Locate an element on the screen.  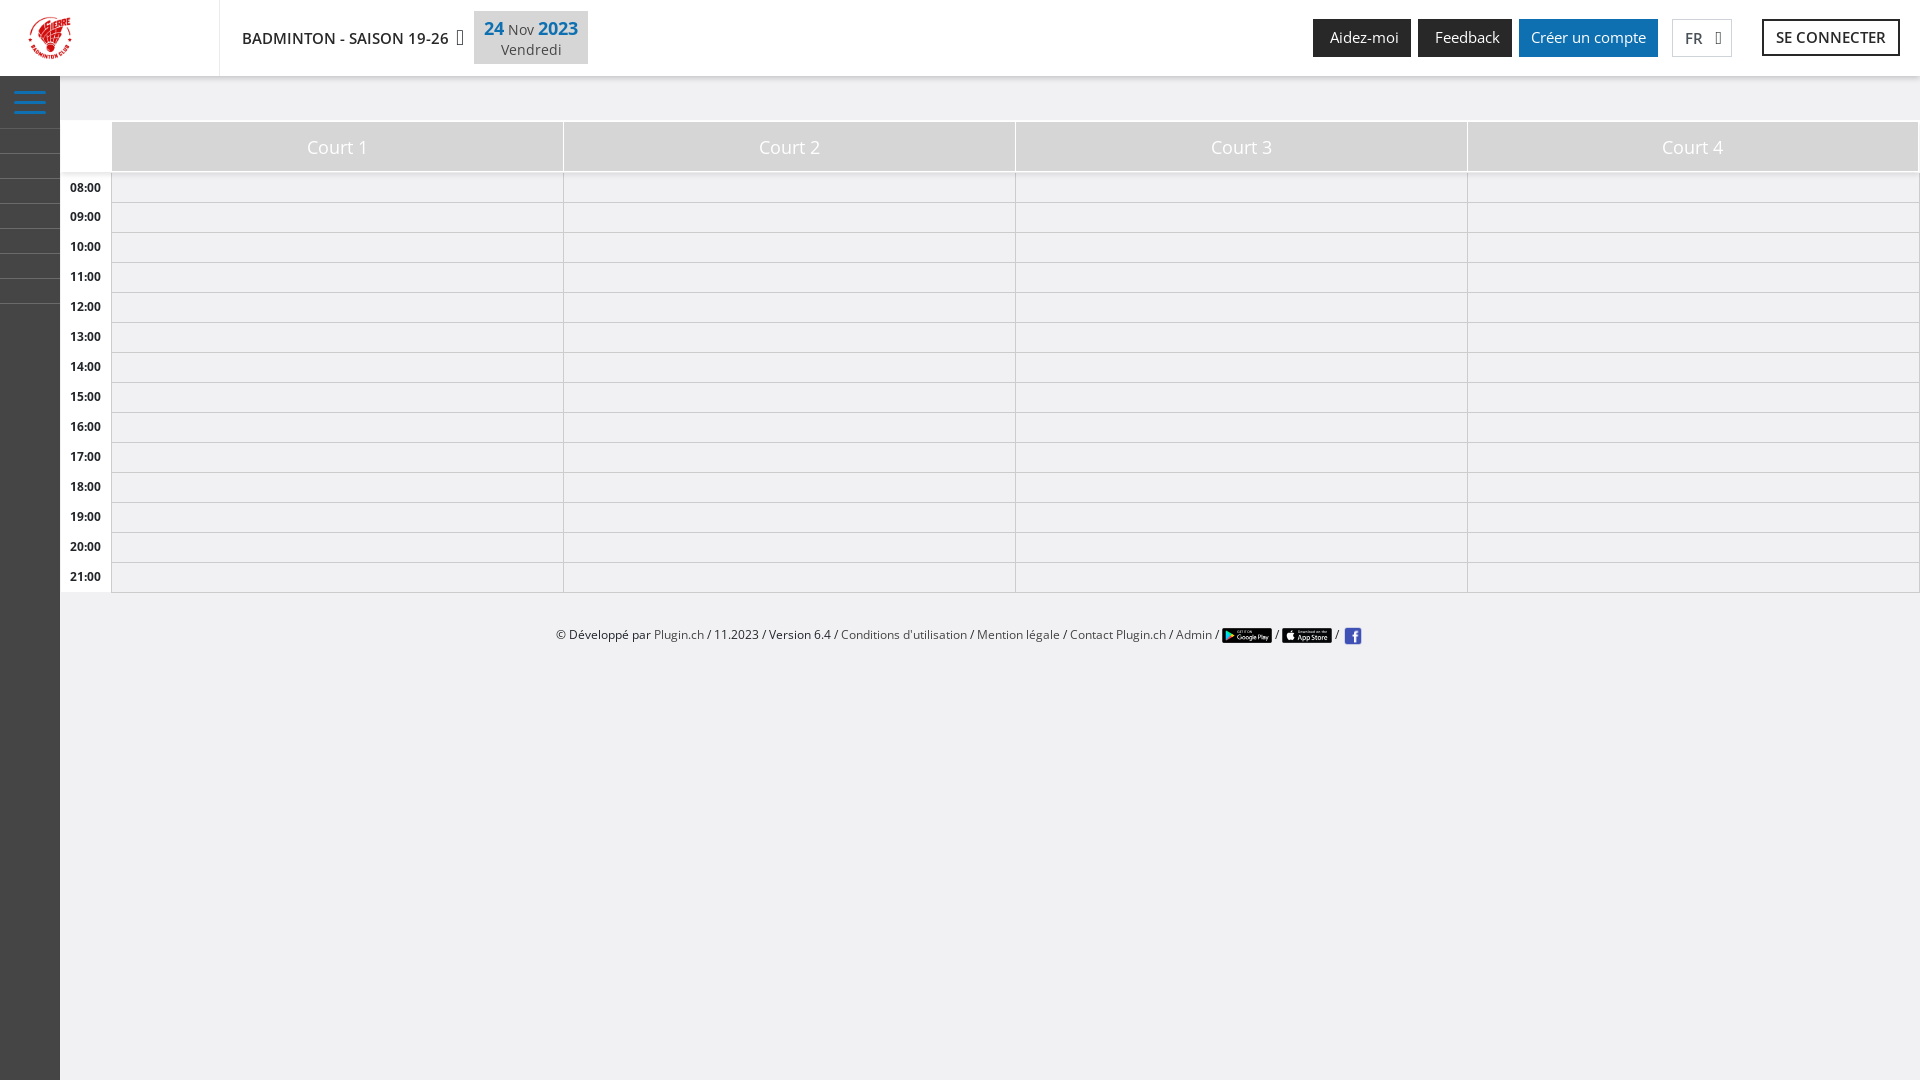
'Aidez-moi' is located at coordinates (1361, 38).